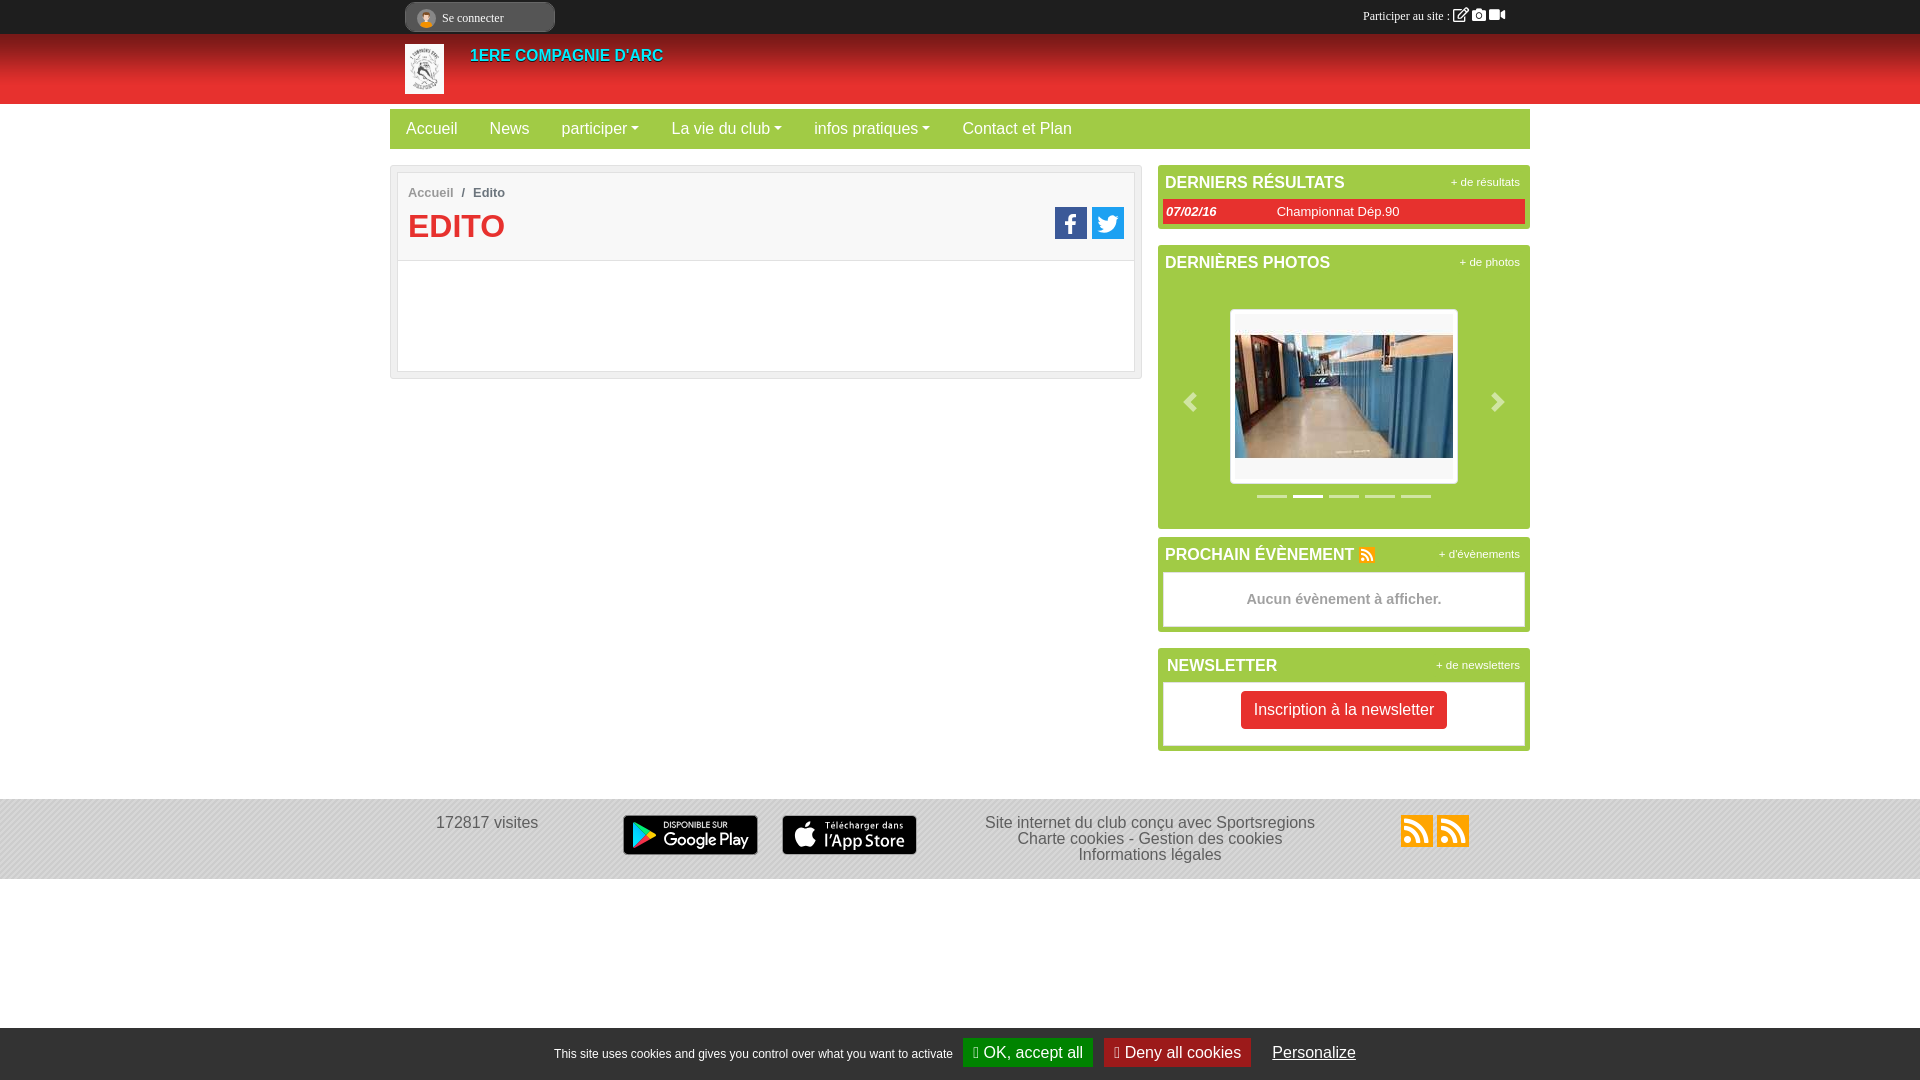  What do you see at coordinates (1069, 223) in the screenshot?
I see `'Facebook'` at bounding box center [1069, 223].